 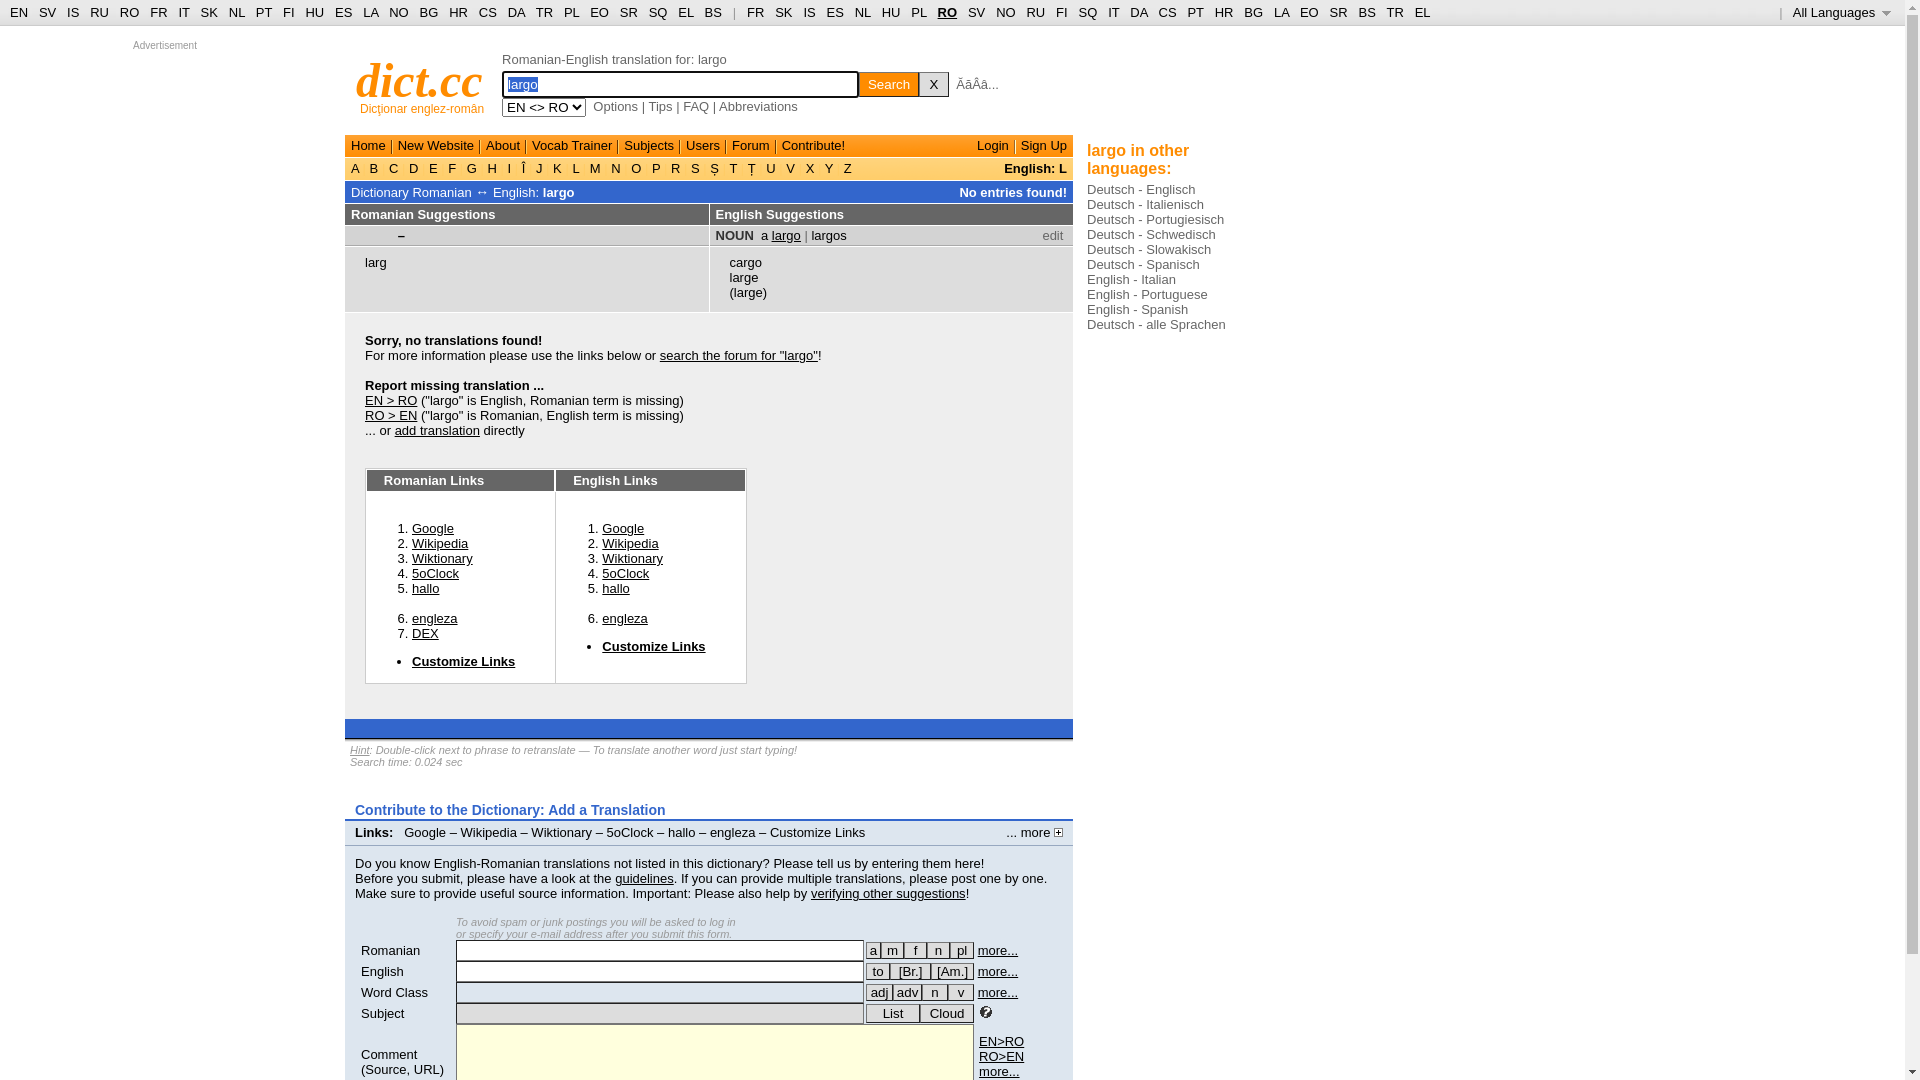 What do you see at coordinates (584, 167) in the screenshot?
I see `'M'` at bounding box center [584, 167].